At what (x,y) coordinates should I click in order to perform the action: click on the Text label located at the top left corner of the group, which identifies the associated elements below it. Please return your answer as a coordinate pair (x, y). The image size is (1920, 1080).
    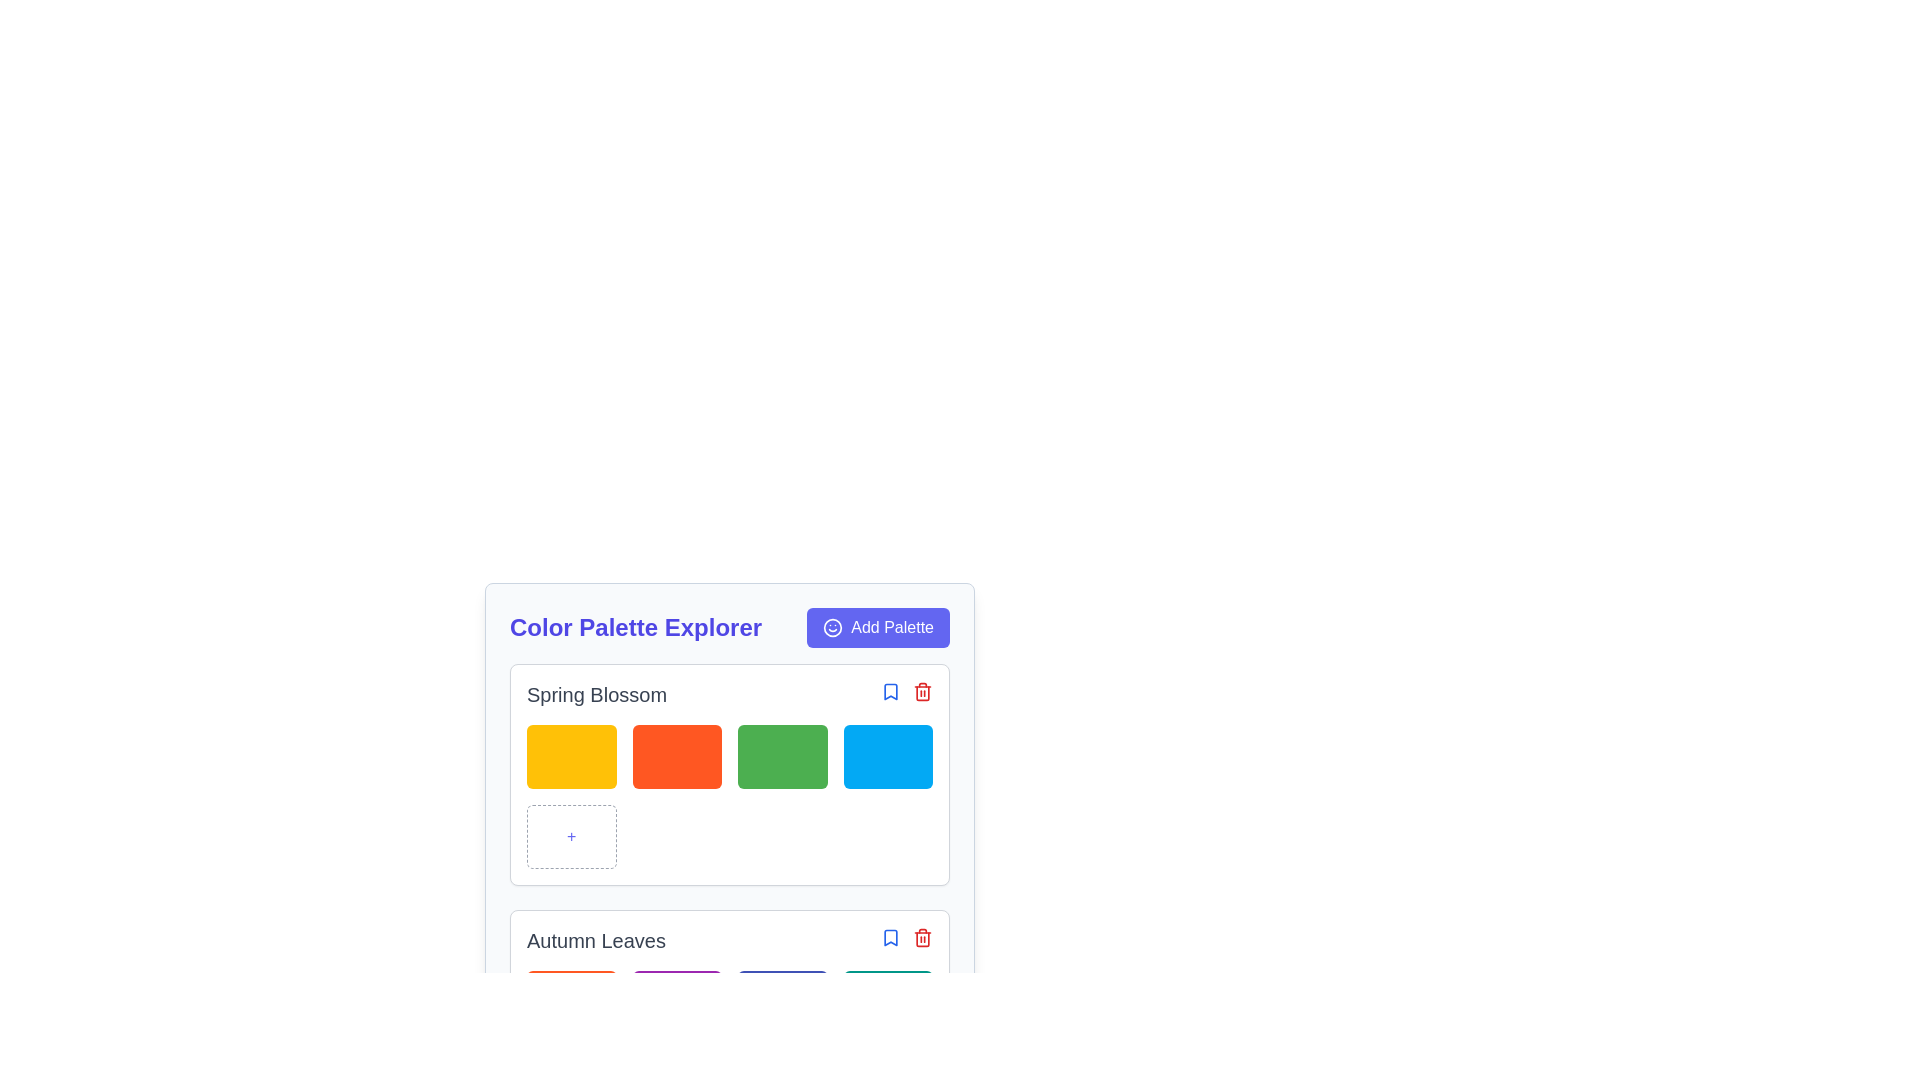
    Looking at the image, I should click on (596, 693).